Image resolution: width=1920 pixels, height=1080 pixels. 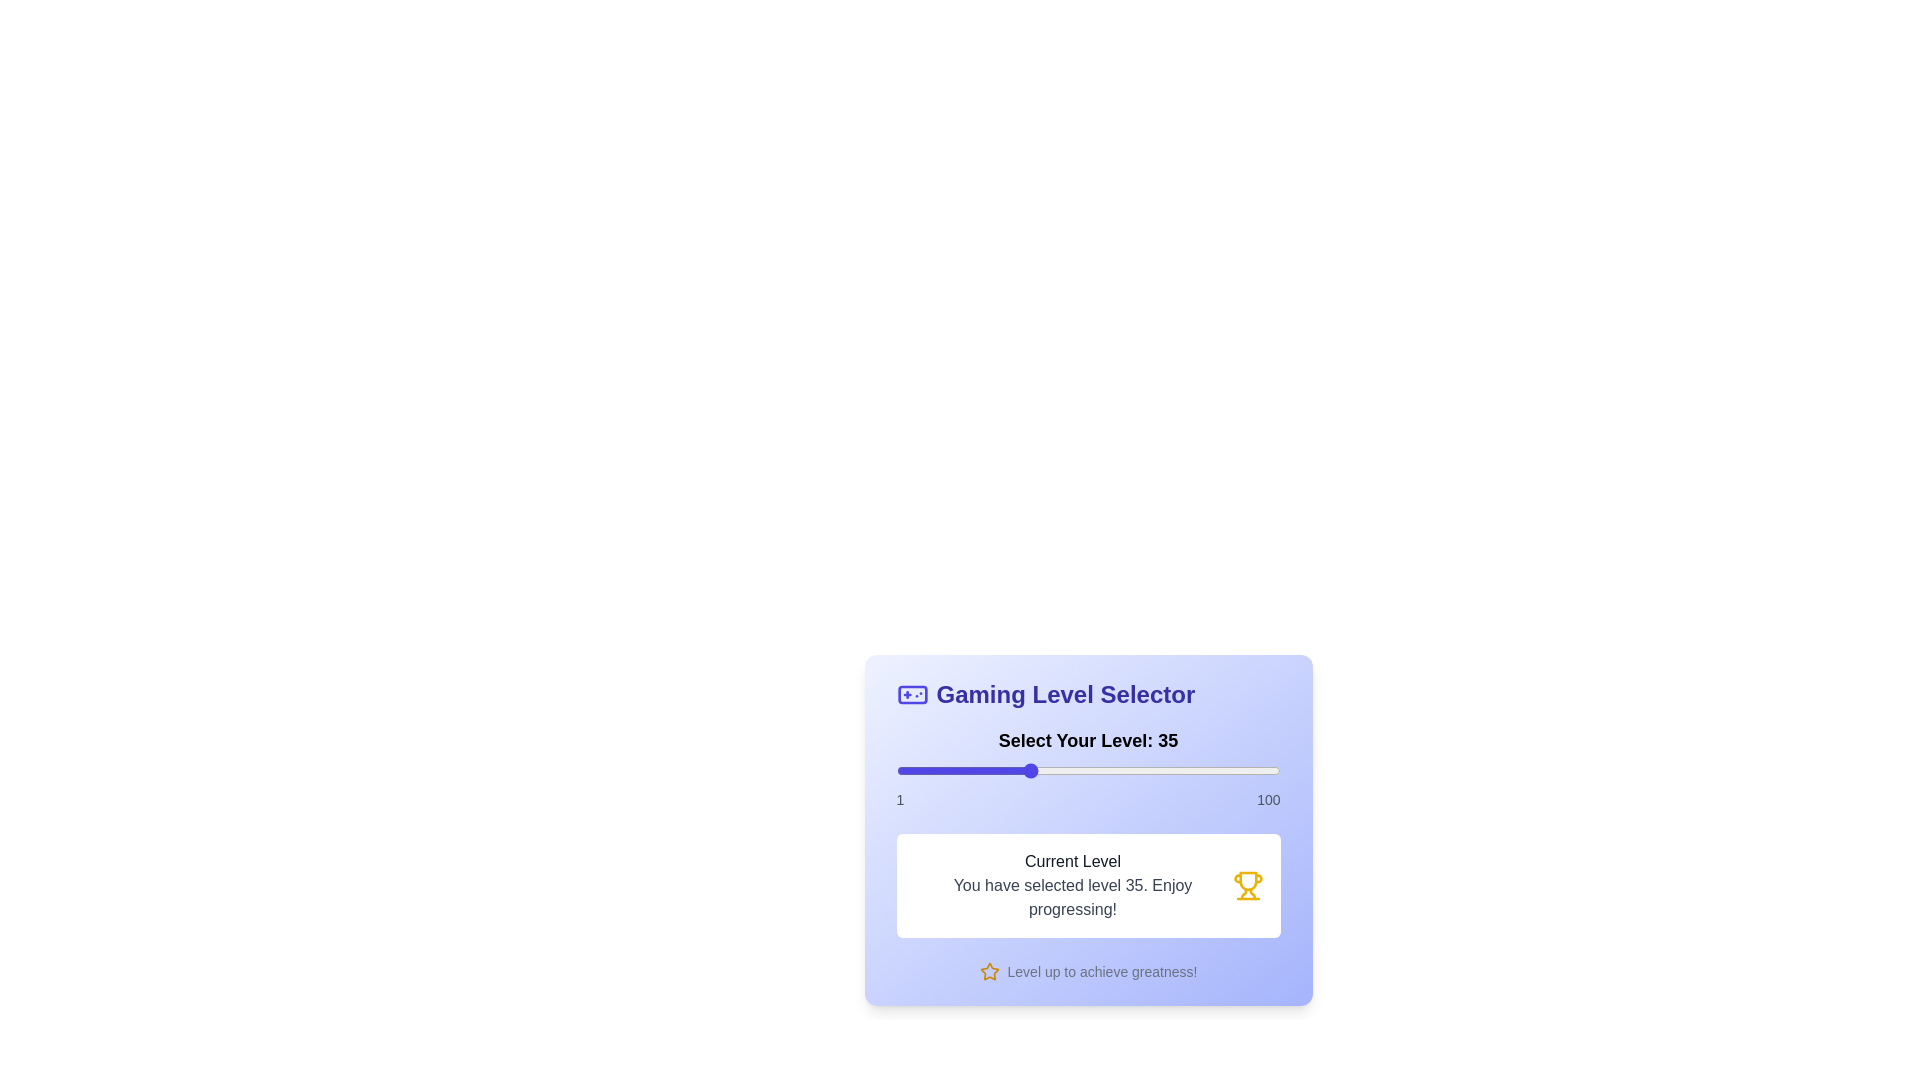 What do you see at coordinates (1087, 971) in the screenshot?
I see `the Text with an icon element that features a yellow star icon and the text 'Level up to achieve greatness!', located at the bottom of the 'Gaming Level Selector' card` at bounding box center [1087, 971].